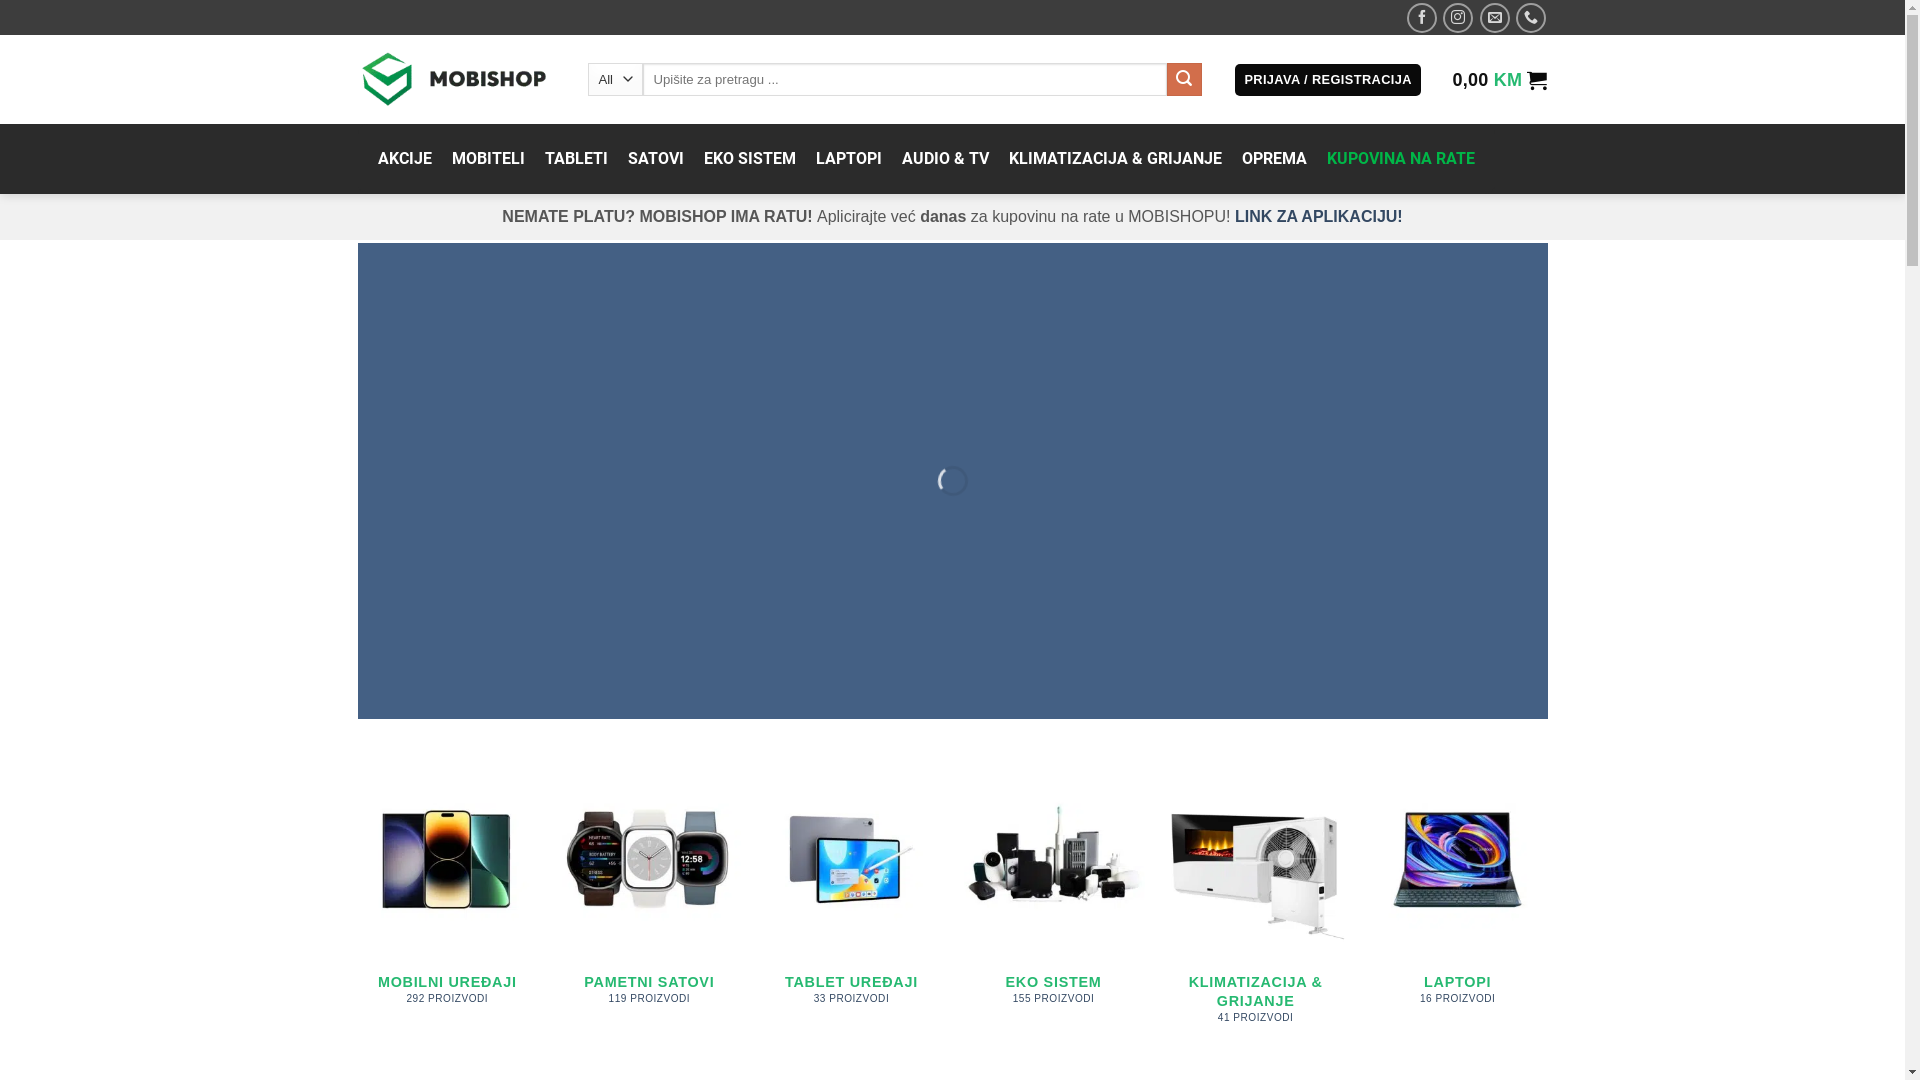 This screenshot has height=1080, width=1920. Describe the element at coordinates (1327, 79) in the screenshot. I see `'PRIJAVA / REGISTRACIJA'` at that location.